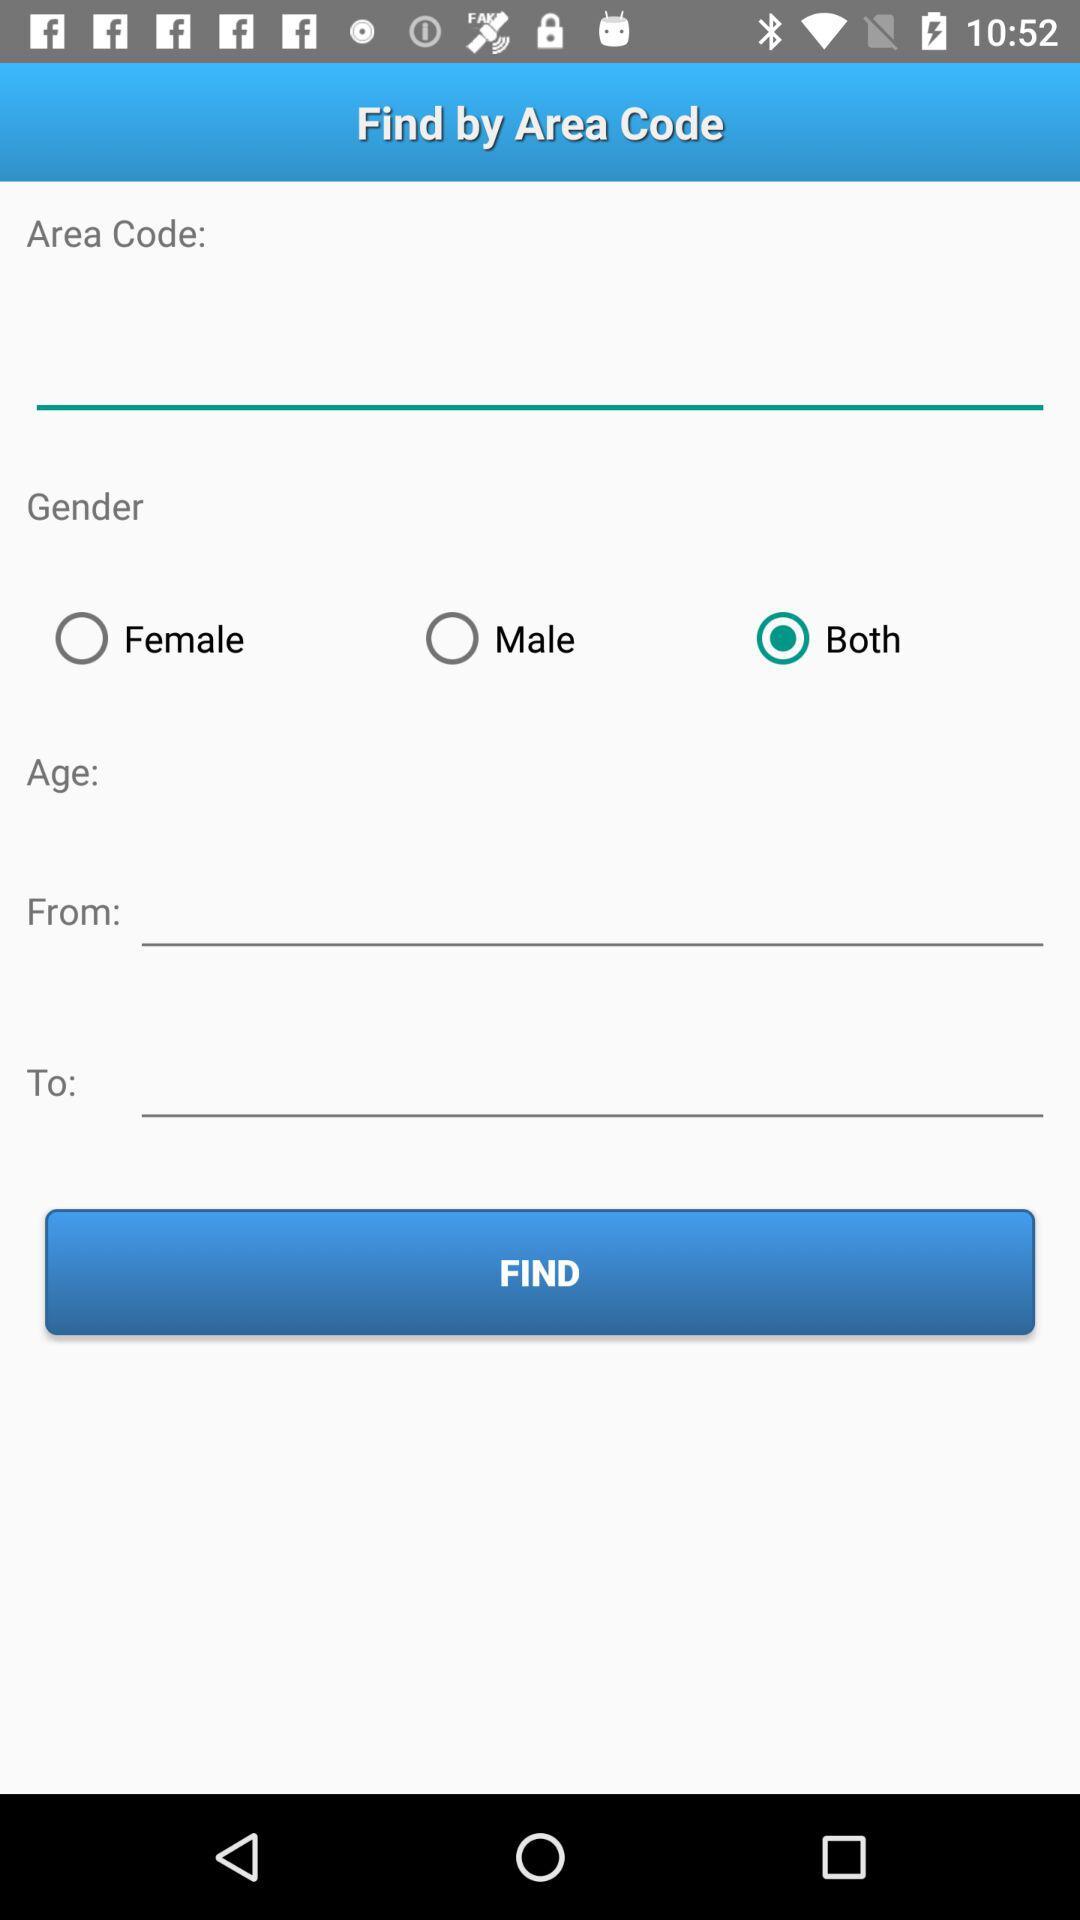 Image resolution: width=1080 pixels, height=1920 pixels. Describe the element at coordinates (562, 637) in the screenshot. I see `the male radio button` at that location.